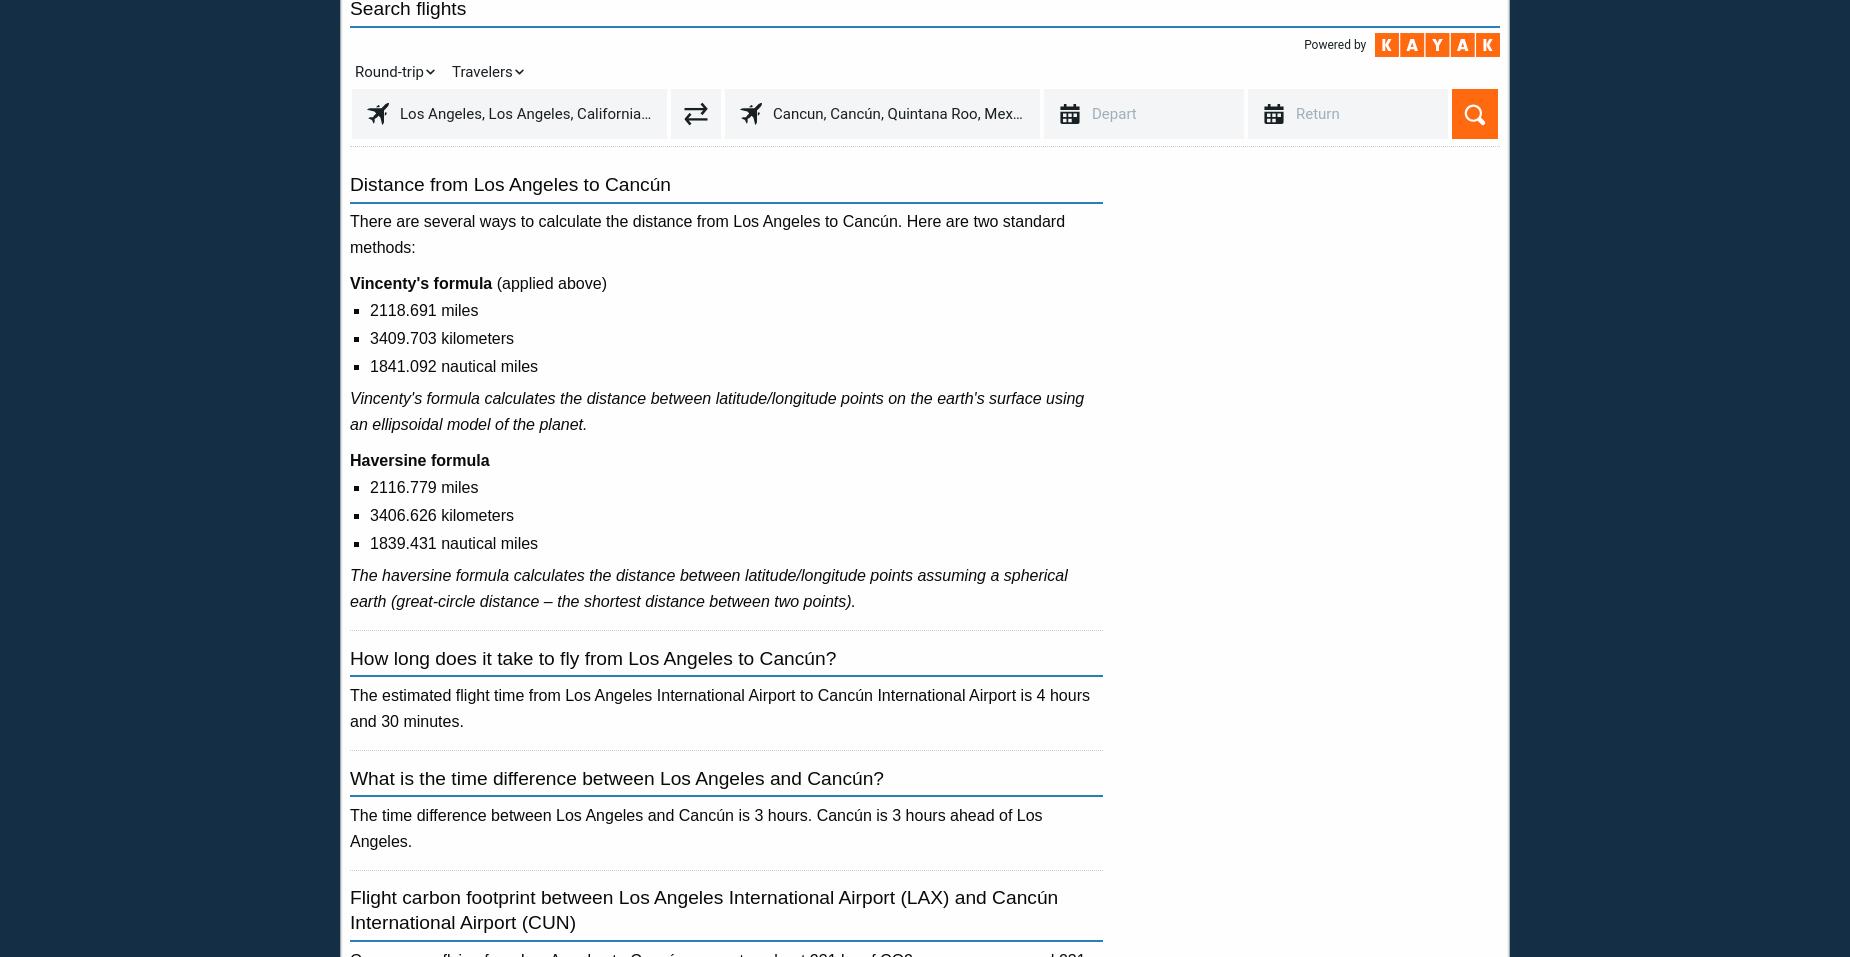  Describe the element at coordinates (719, 708) in the screenshot. I see `'The estimated flight time from Los Angeles International Airport to Cancún International Airport is
4 hours and 30 minutes.'` at that location.